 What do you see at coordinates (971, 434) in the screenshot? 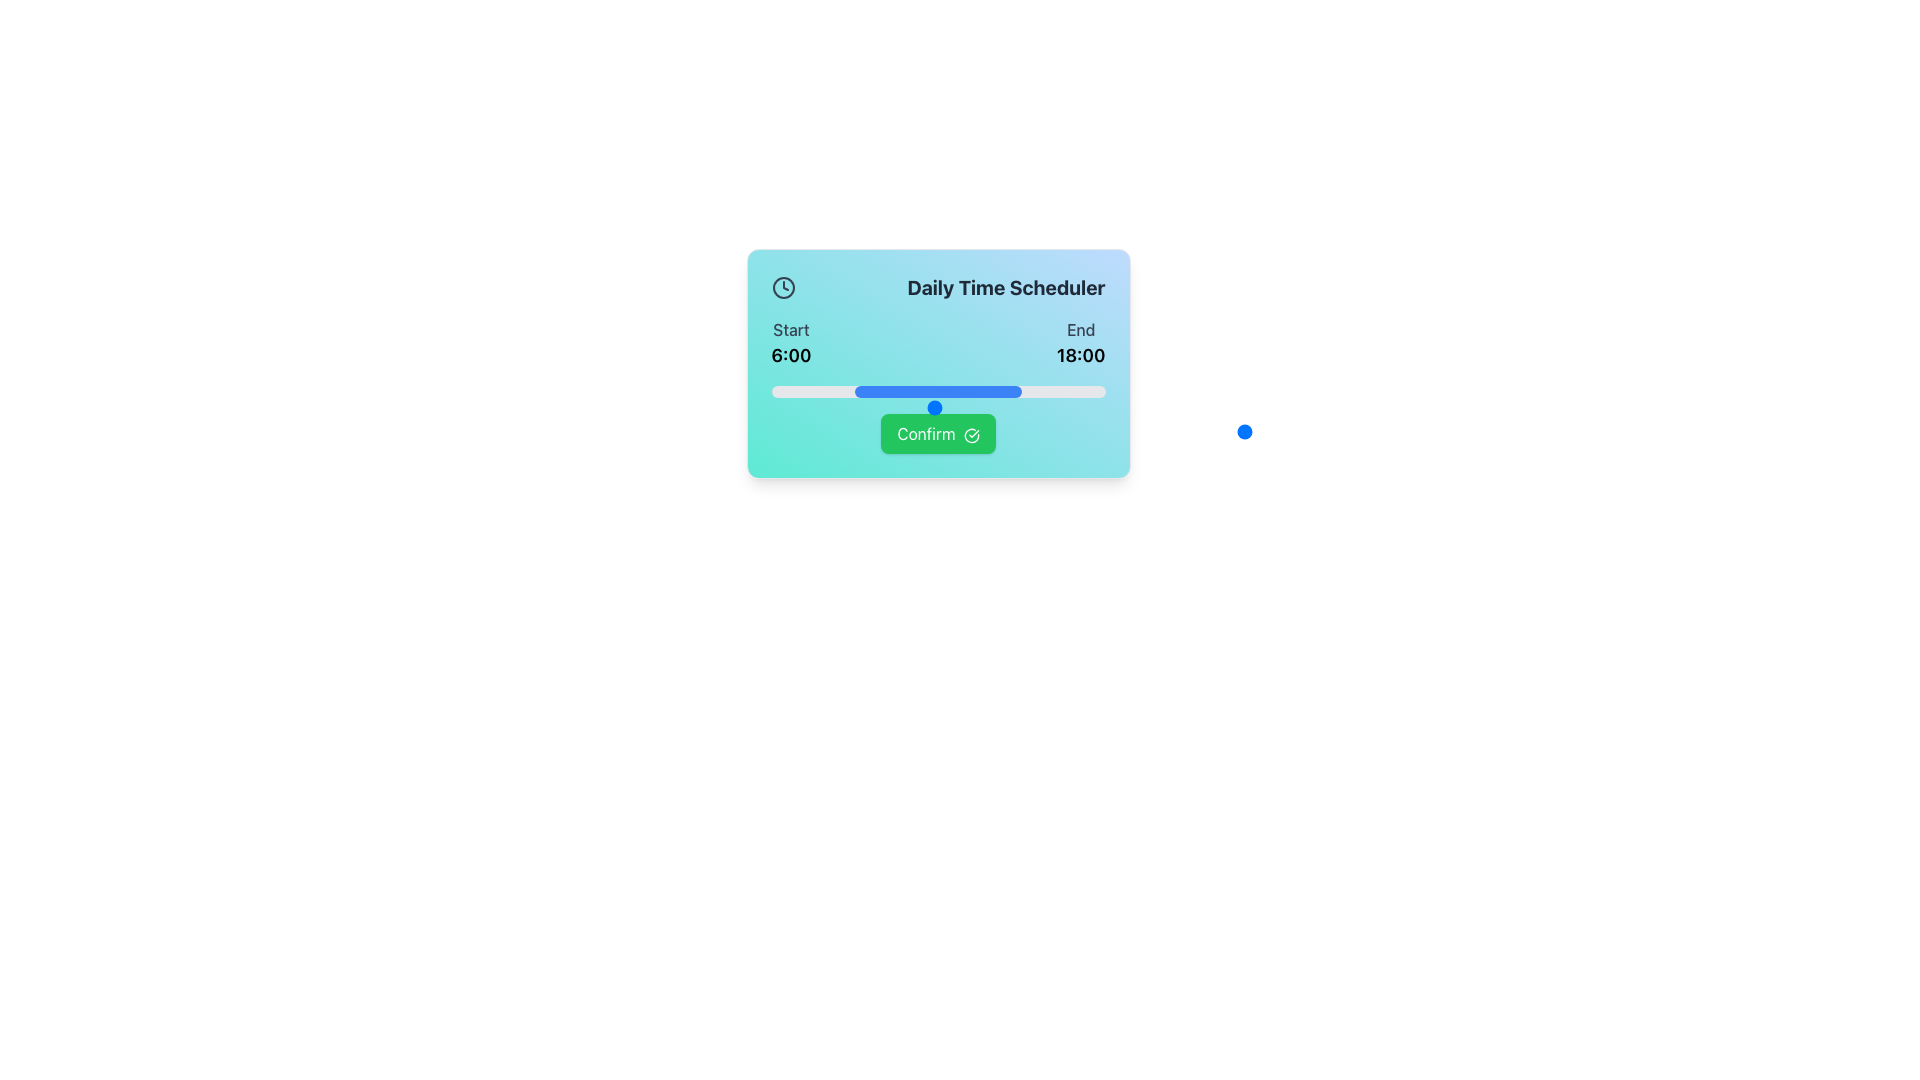
I see `the confirmation icon located within the green 'Confirm' button, positioned slightly offset from the center-right of the button` at bounding box center [971, 434].